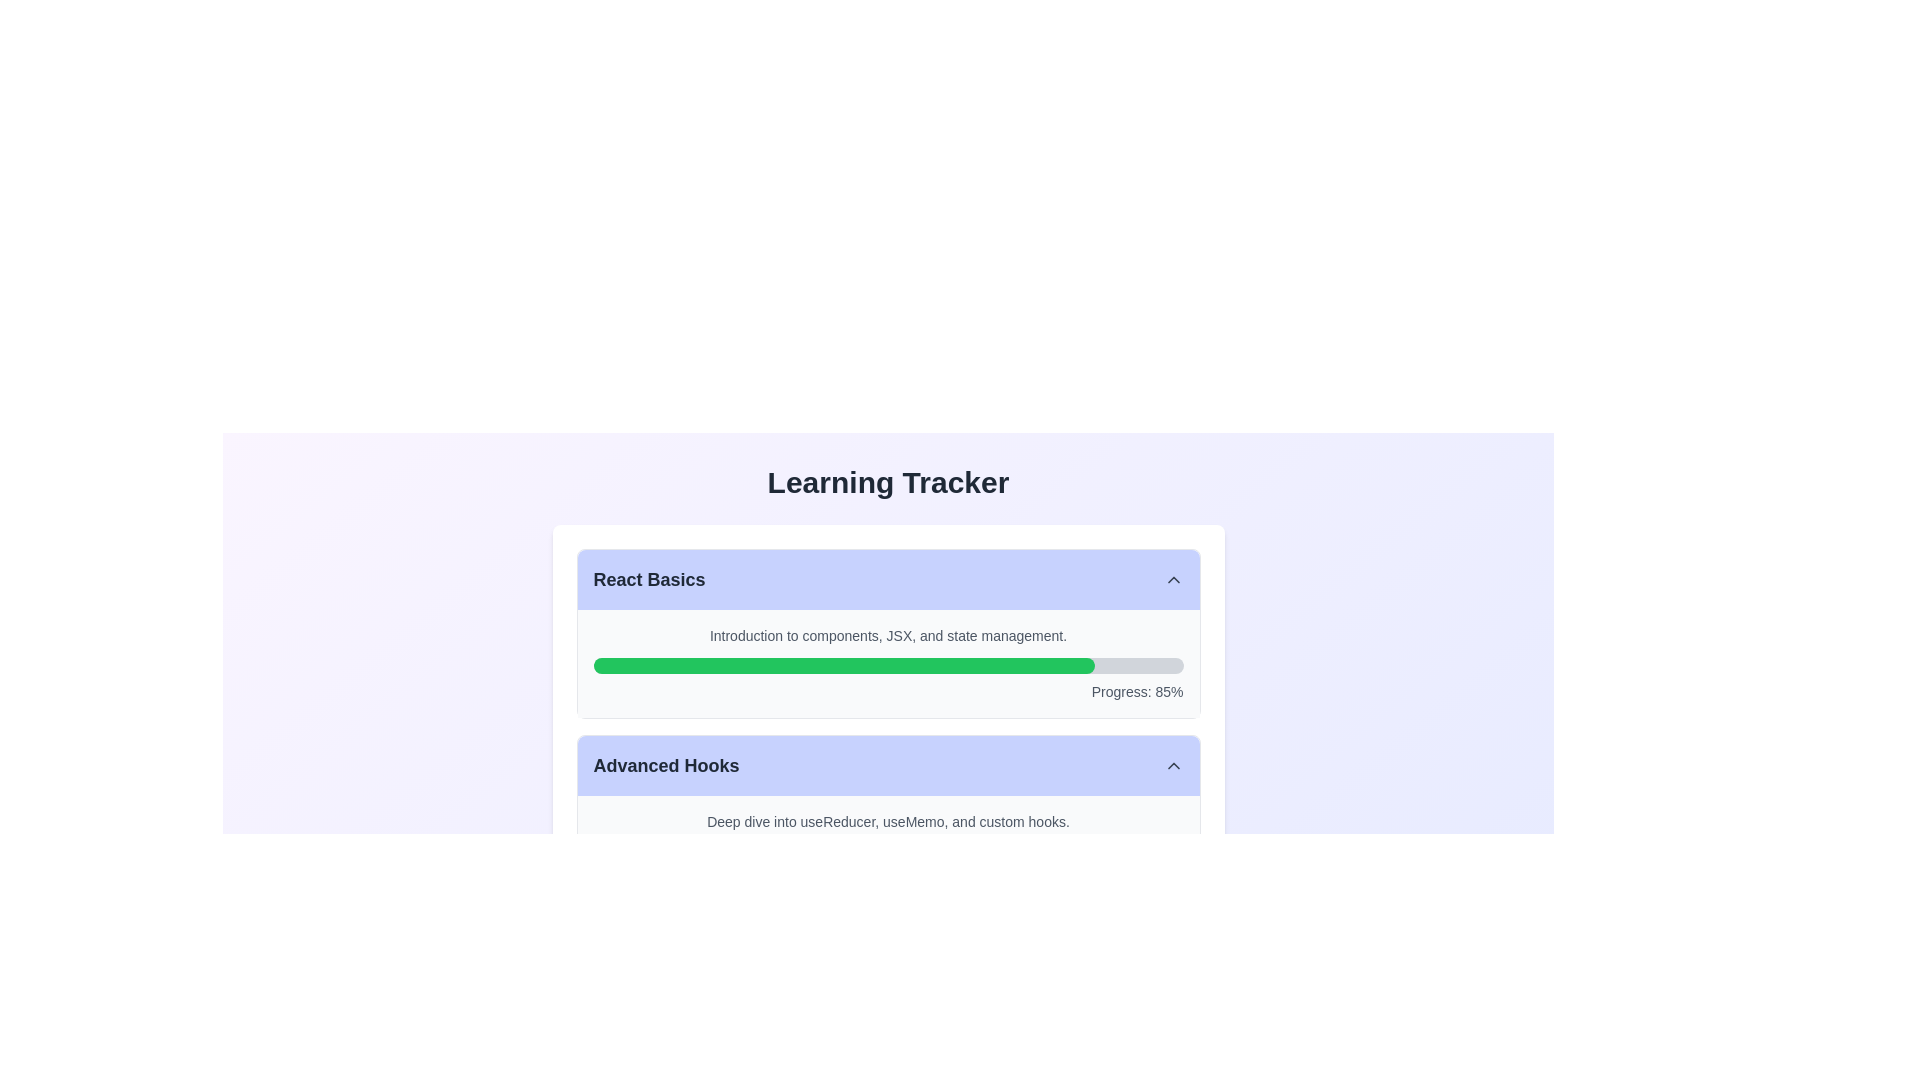 The image size is (1920, 1080). What do you see at coordinates (887, 482) in the screenshot?
I see `the prominent header text label styled in bold and large font at the top of the interface` at bounding box center [887, 482].